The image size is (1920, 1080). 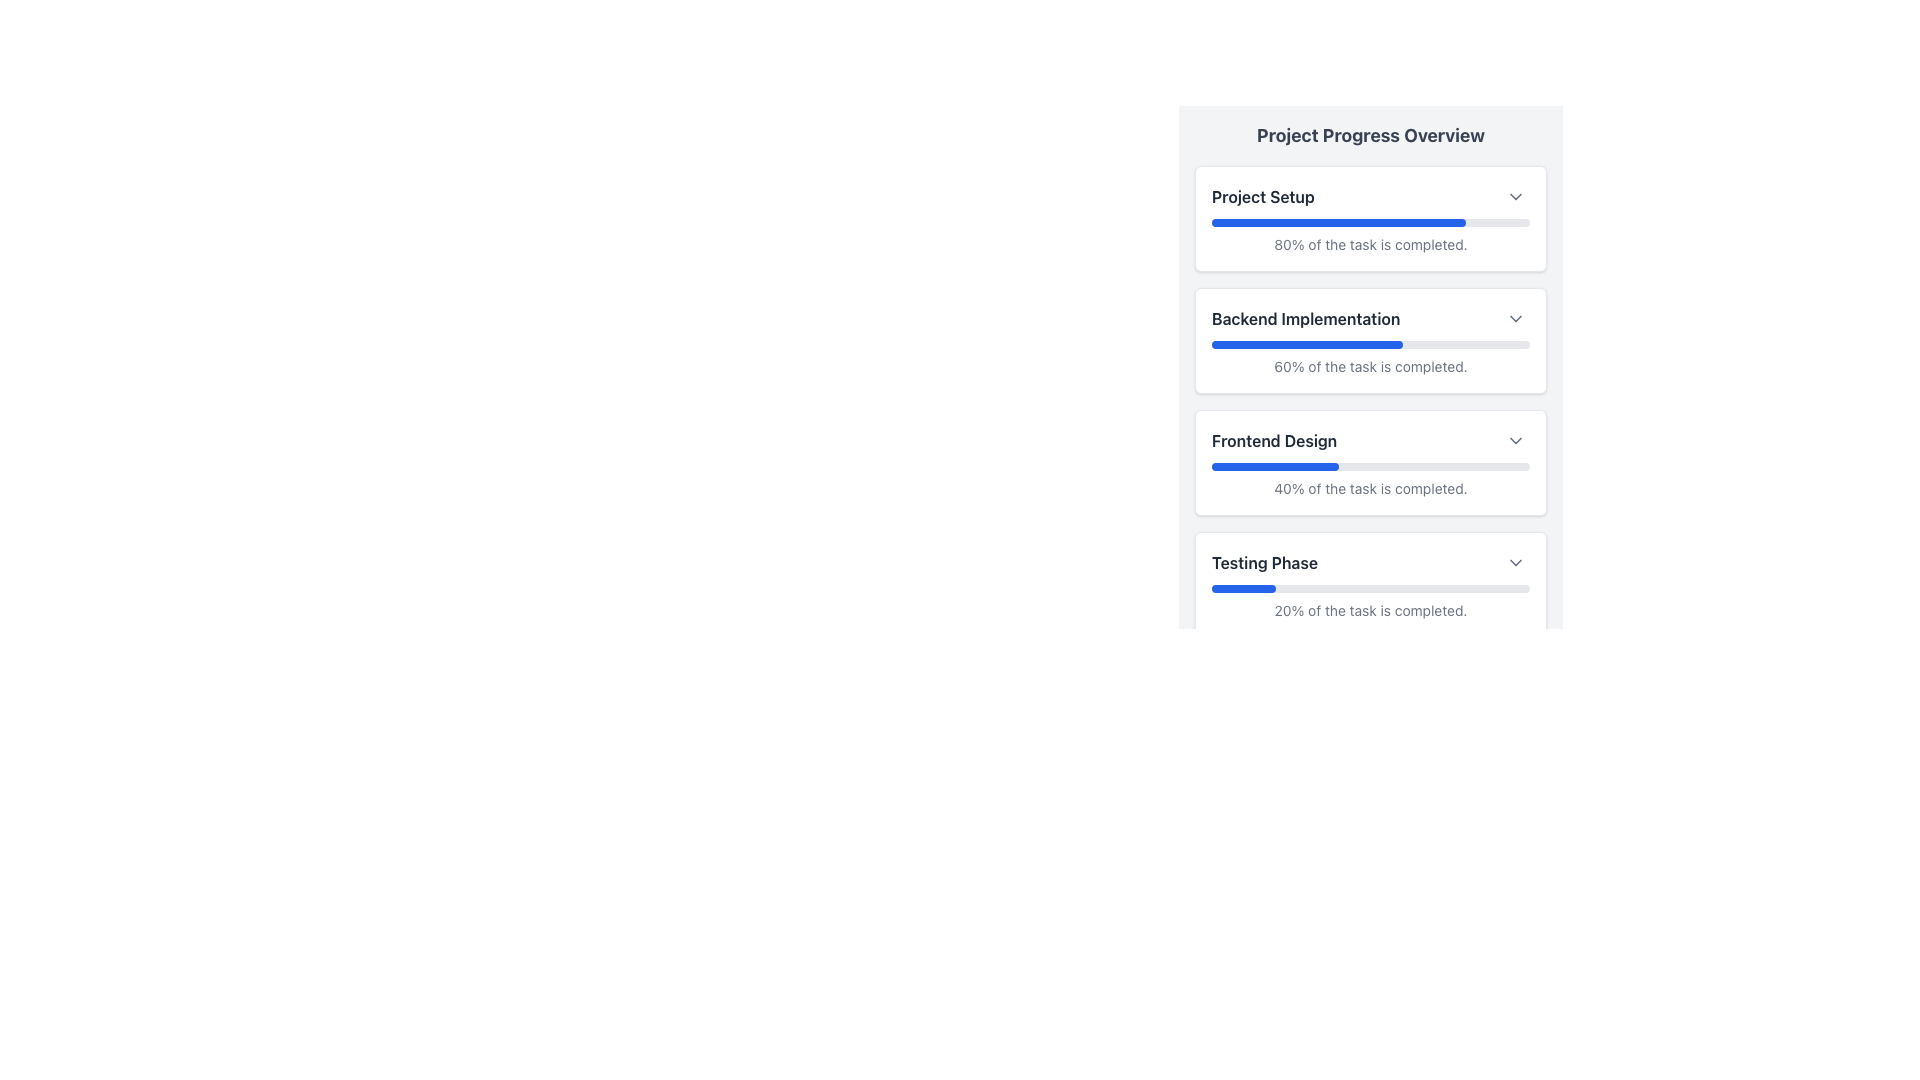 I want to click on the Progress bar indicating 80% completion of the 'Project Setup' task, located beneath the section heading, so click(x=1339, y=223).